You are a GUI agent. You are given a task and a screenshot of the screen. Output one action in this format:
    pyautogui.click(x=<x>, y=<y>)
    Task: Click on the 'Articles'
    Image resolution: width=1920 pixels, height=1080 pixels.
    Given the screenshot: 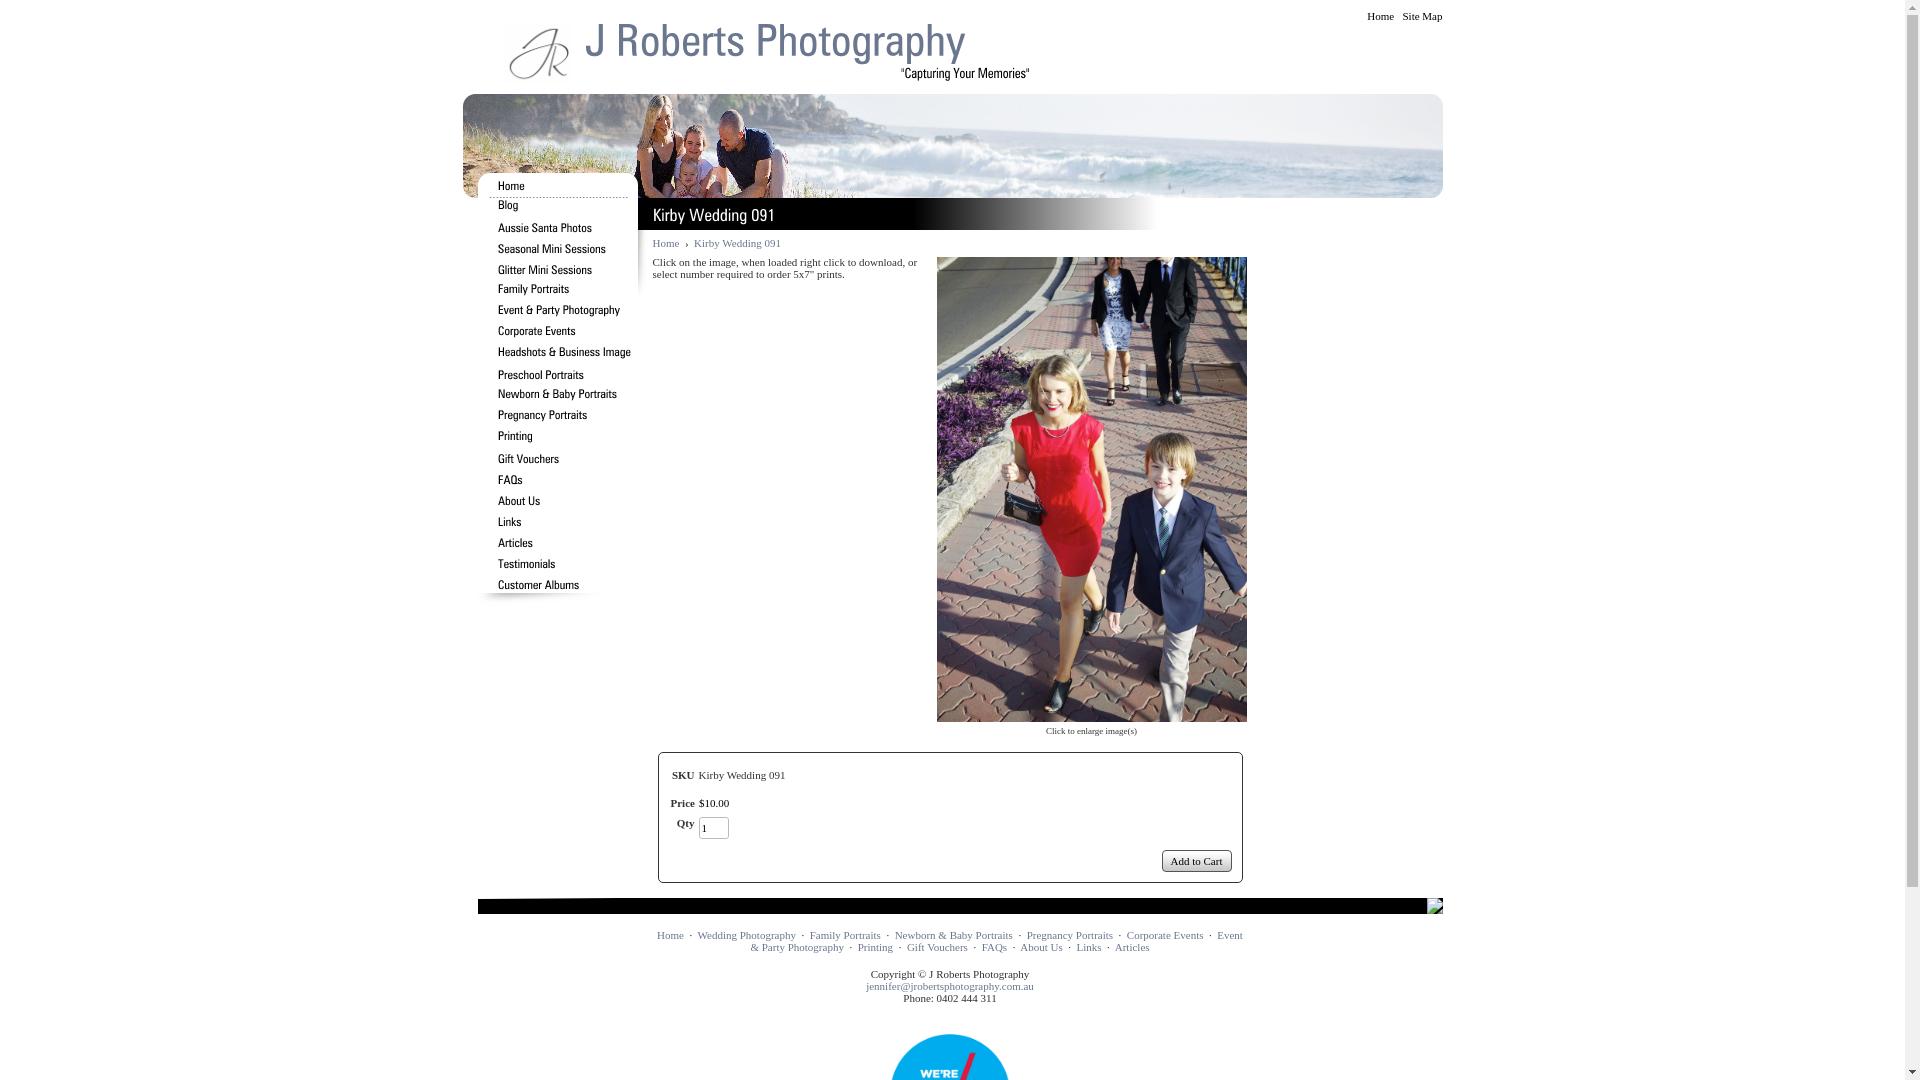 What is the action you would take?
    pyautogui.click(x=1132, y=946)
    